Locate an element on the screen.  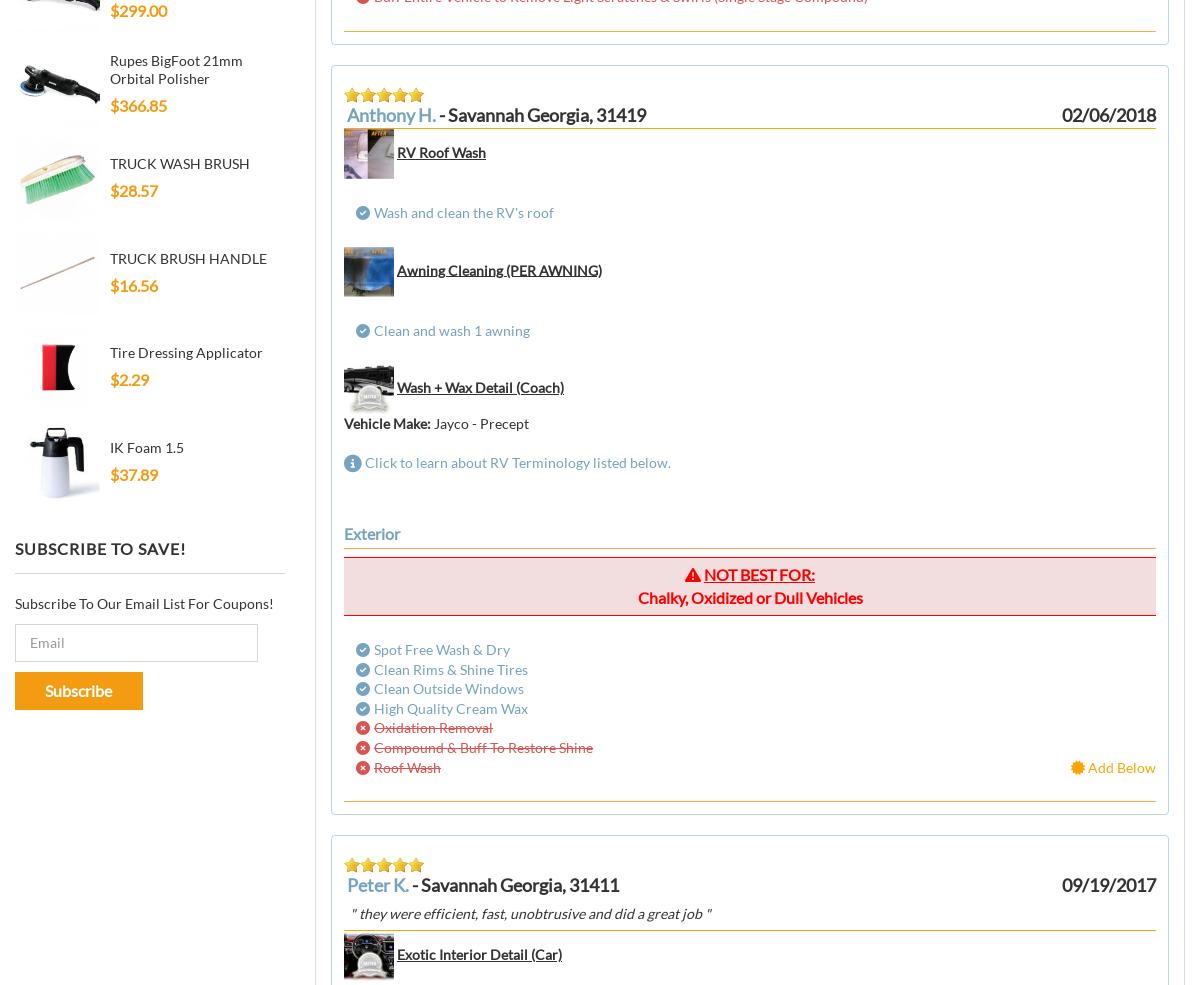
'TRUCK BRUSH HANDLE' is located at coordinates (186, 256).